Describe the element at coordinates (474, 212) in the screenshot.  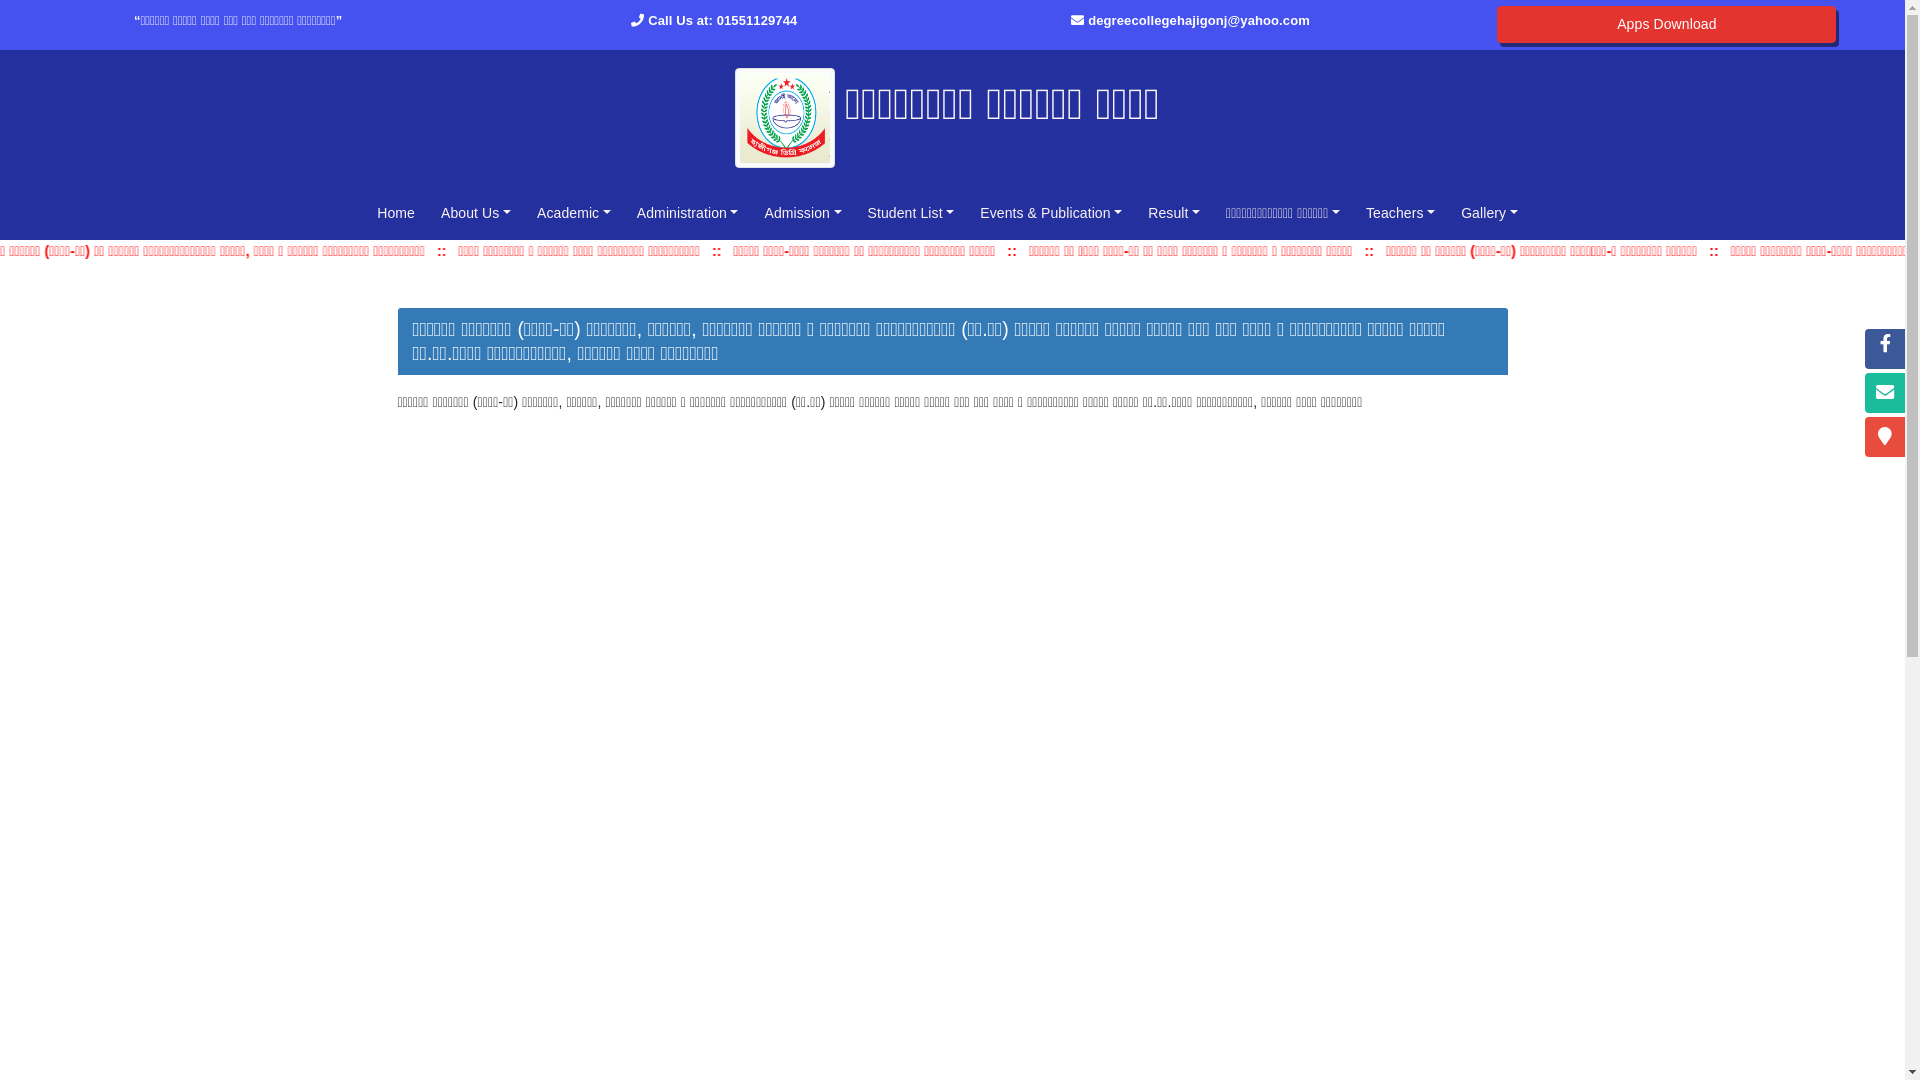
I see `'About Us'` at that location.